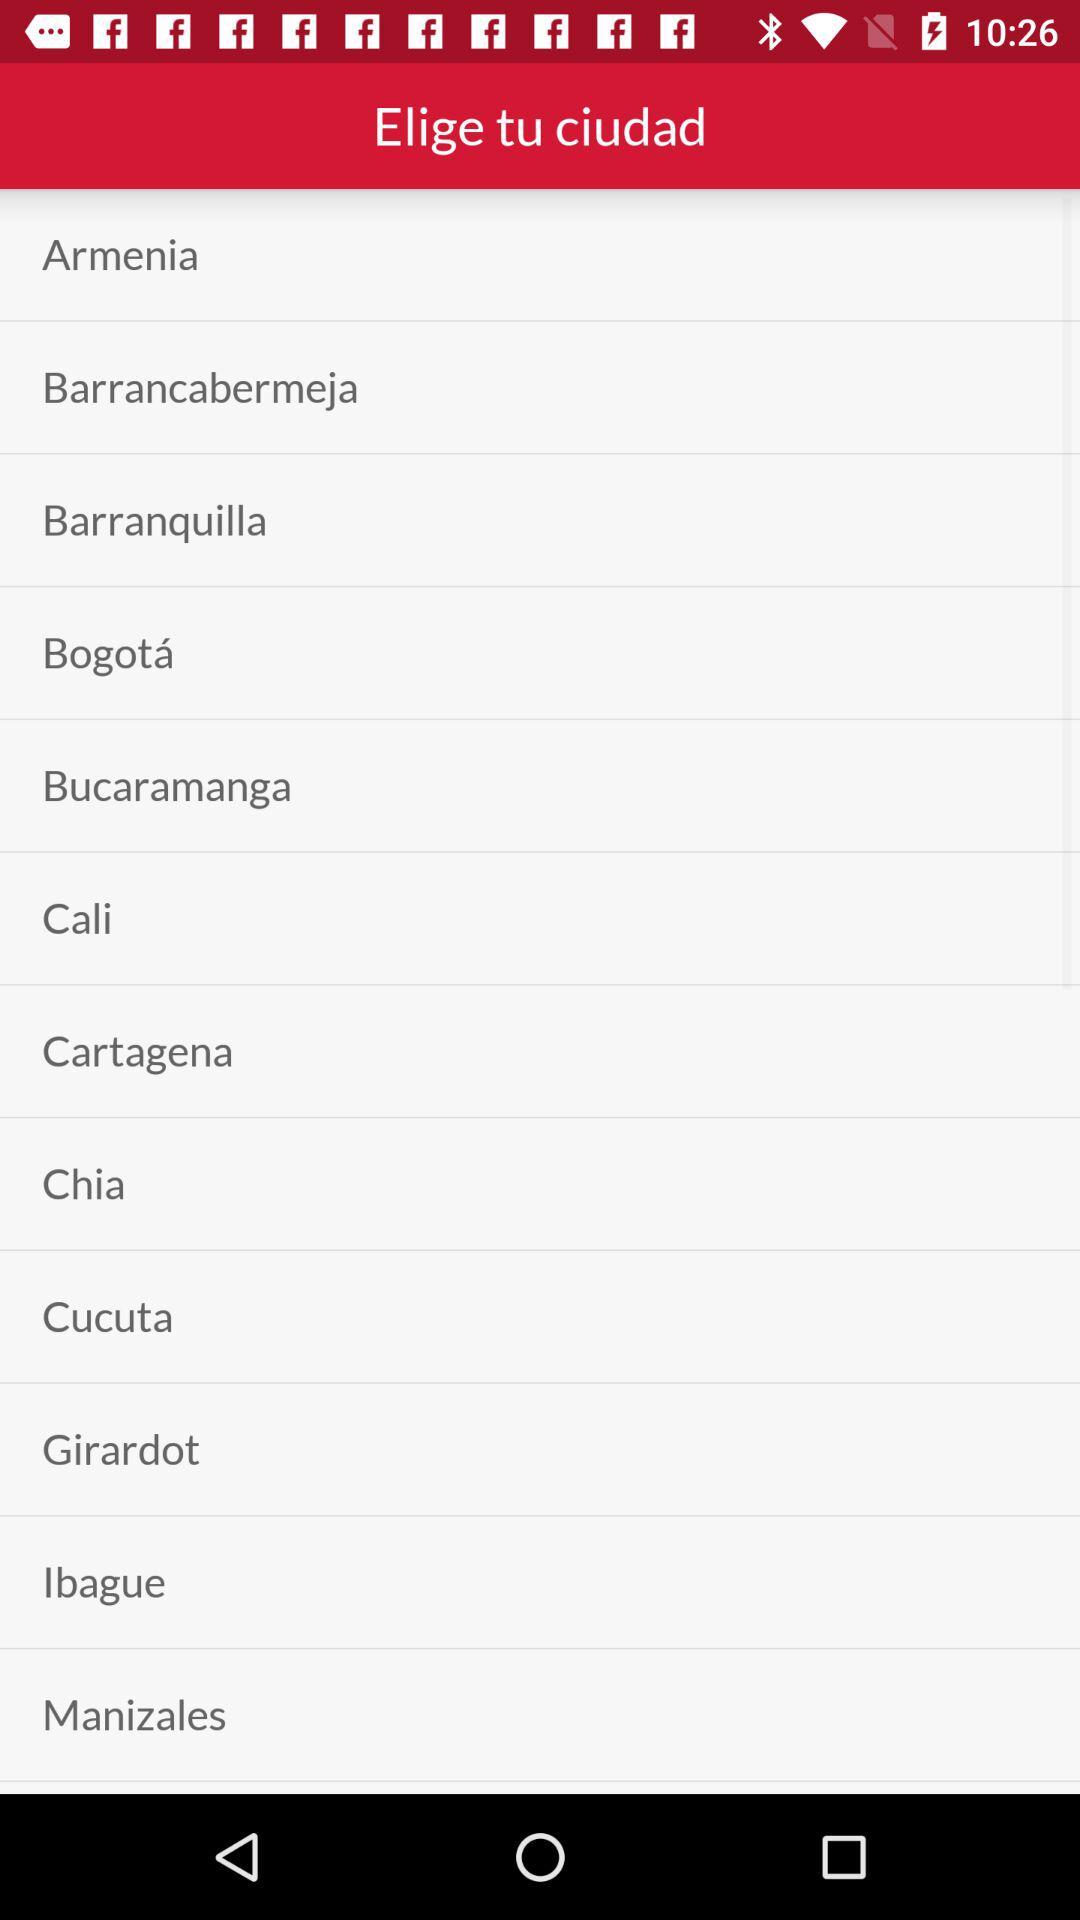  What do you see at coordinates (153, 520) in the screenshot?
I see `the barranquilla app` at bounding box center [153, 520].